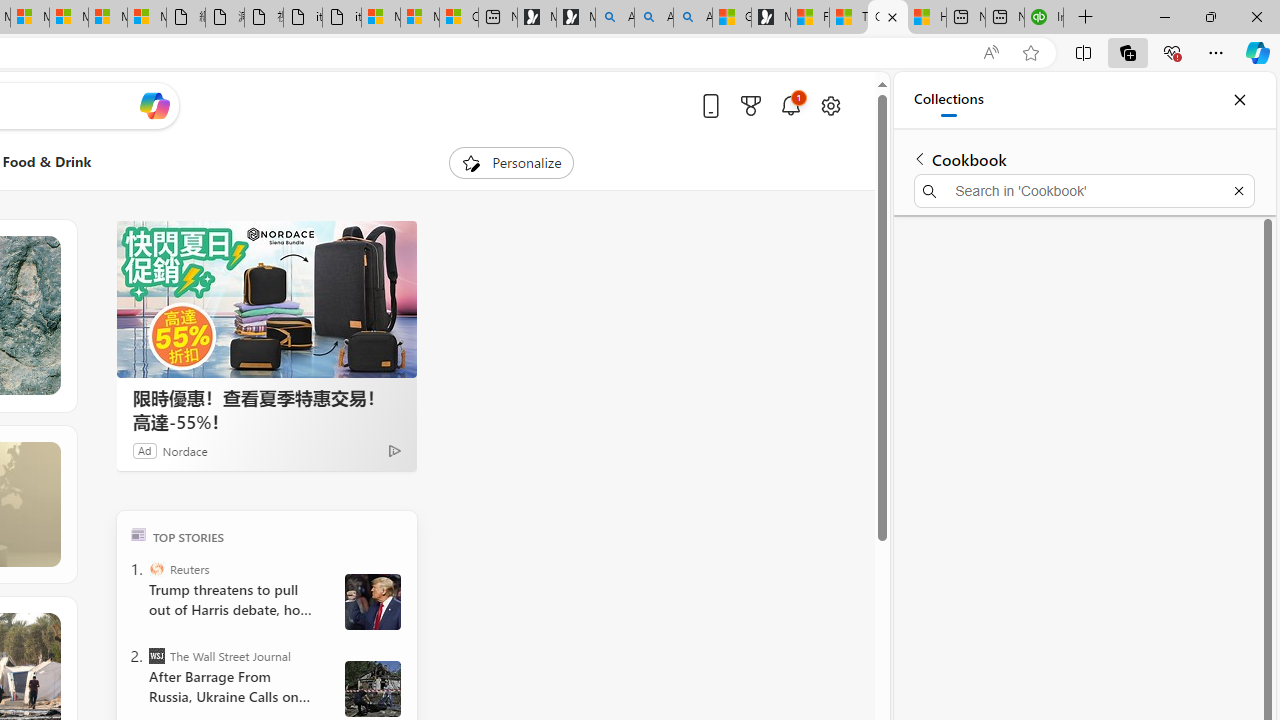  I want to click on 'Food & Drink', so click(47, 162).